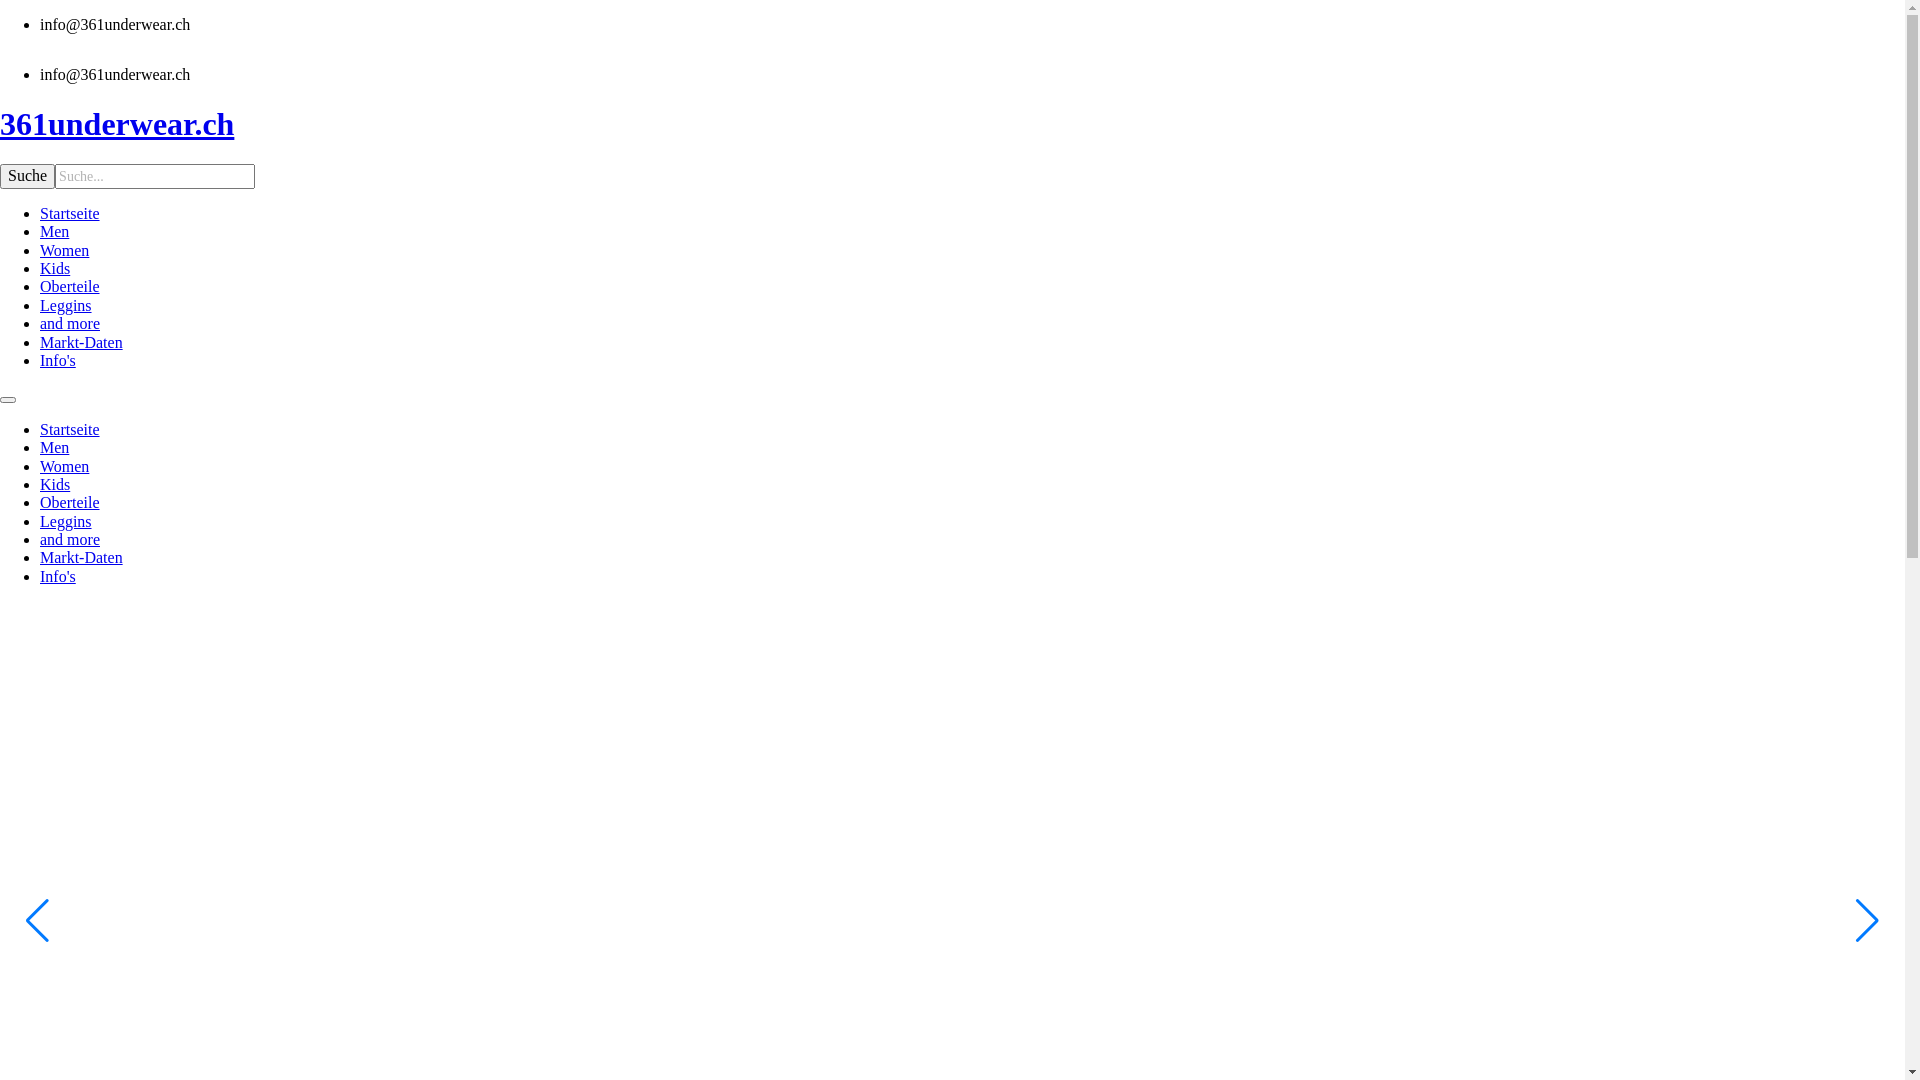 The image size is (1920, 1080). Describe the element at coordinates (39, 341) in the screenshot. I see `'Markt-Daten'` at that location.